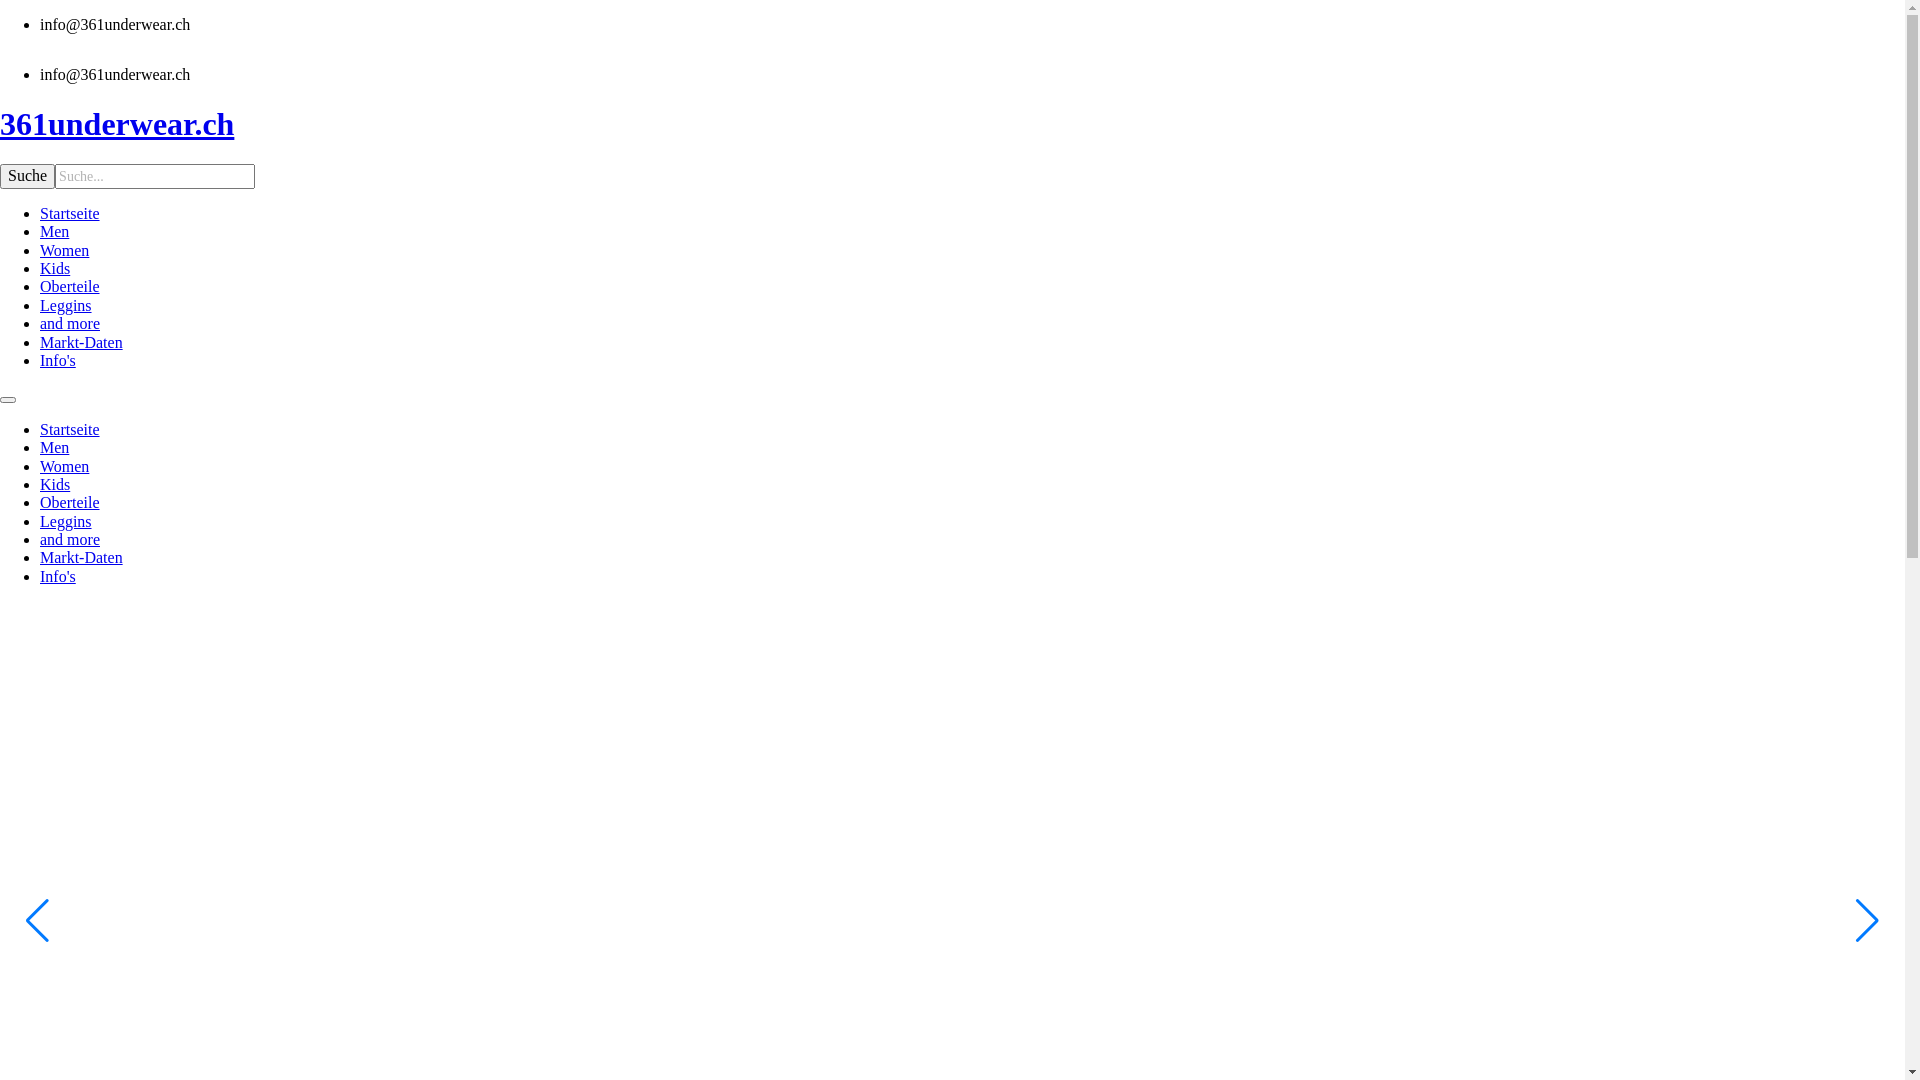 The image size is (1920, 1080). Describe the element at coordinates (39, 341) in the screenshot. I see `'Markt-Daten'` at that location.